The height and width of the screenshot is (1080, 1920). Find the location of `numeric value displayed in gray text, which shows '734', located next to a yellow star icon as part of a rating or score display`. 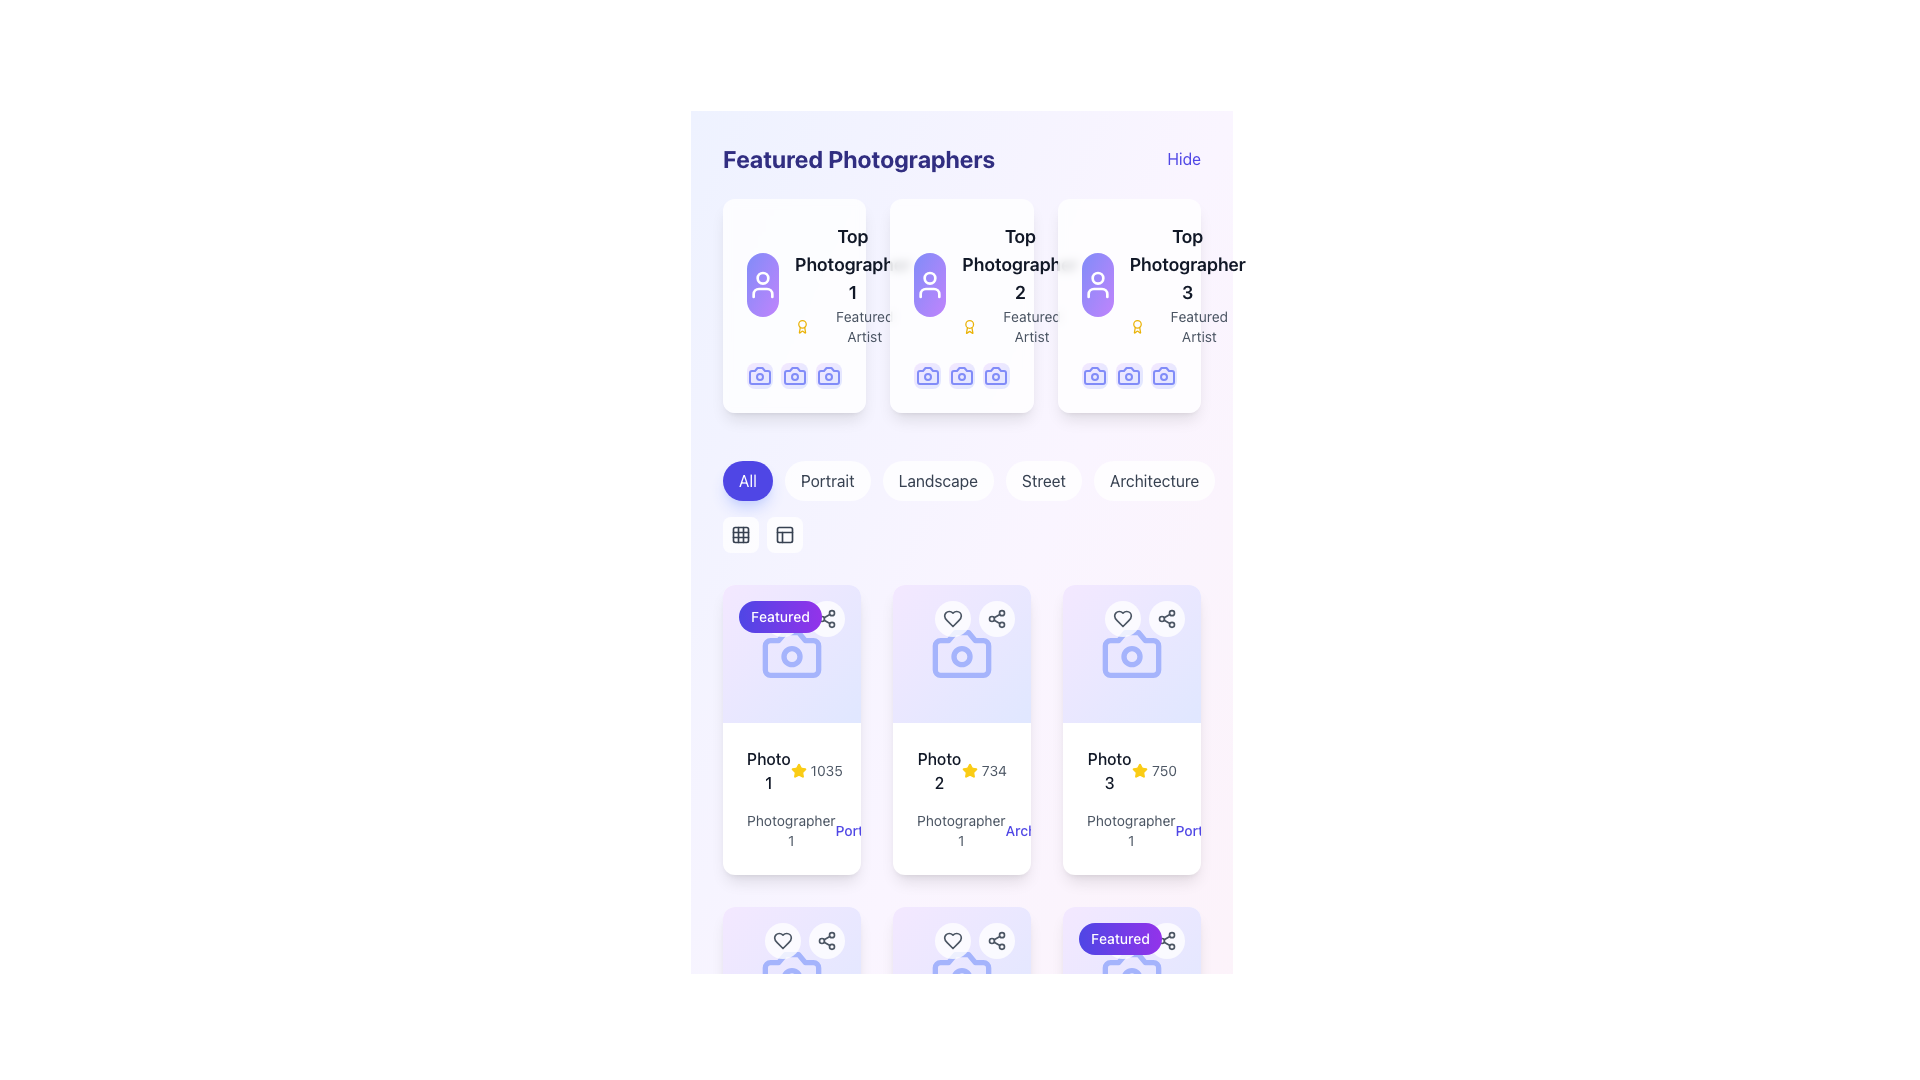

numeric value displayed in gray text, which shows '734', located next to a yellow star icon as part of a rating or score display is located at coordinates (994, 770).